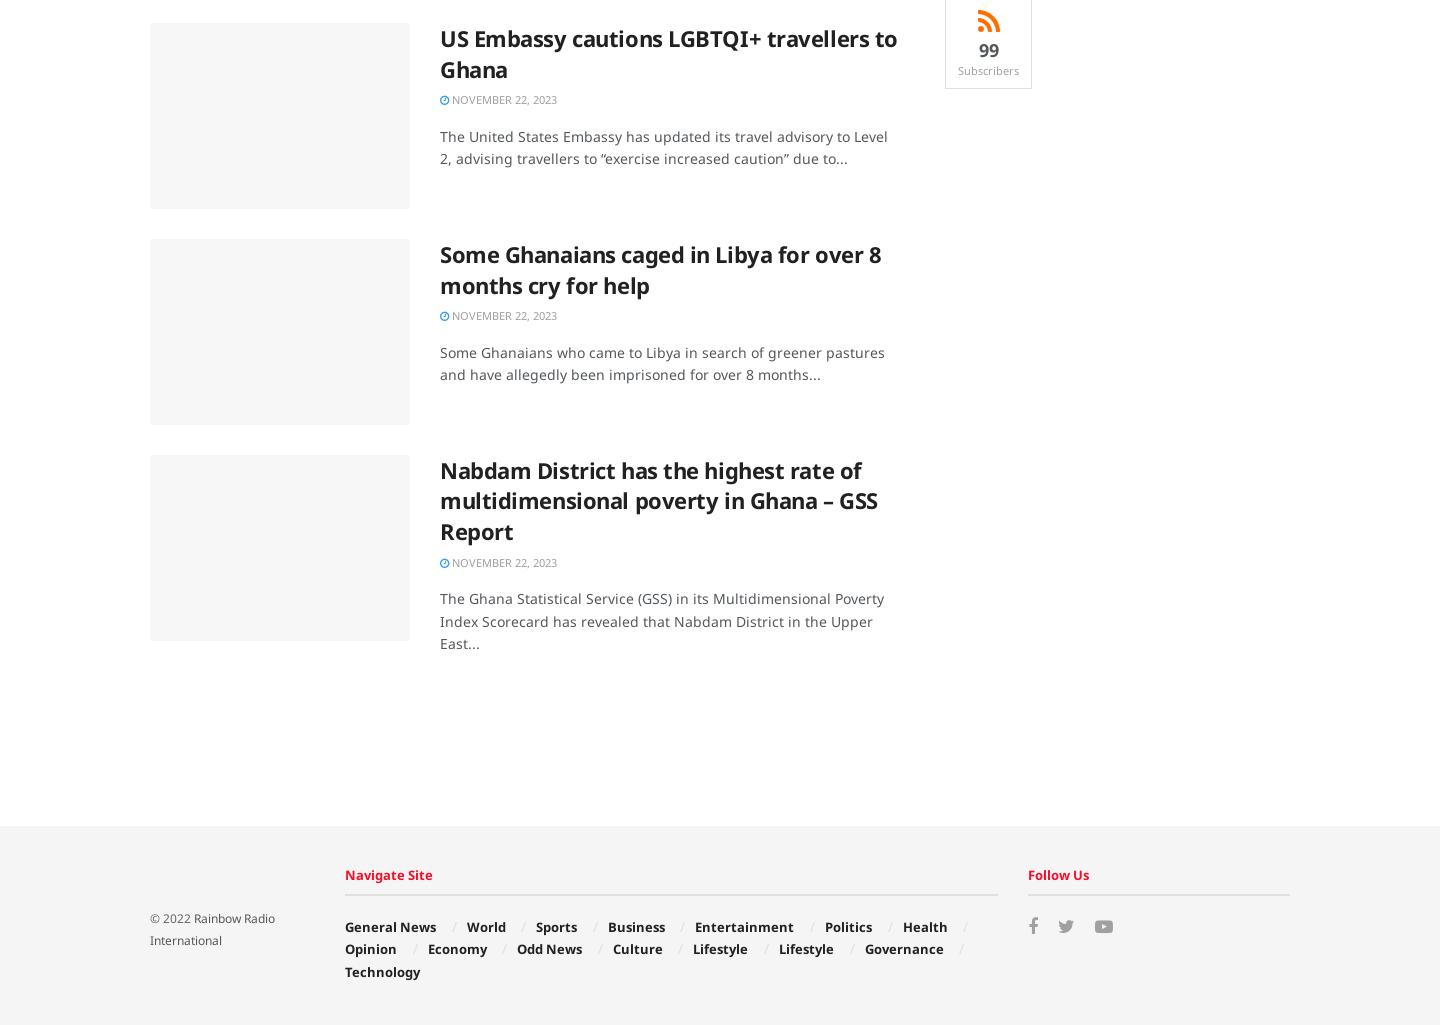  What do you see at coordinates (986, 49) in the screenshot?
I see `'99'` at bounding box center [986, 49].